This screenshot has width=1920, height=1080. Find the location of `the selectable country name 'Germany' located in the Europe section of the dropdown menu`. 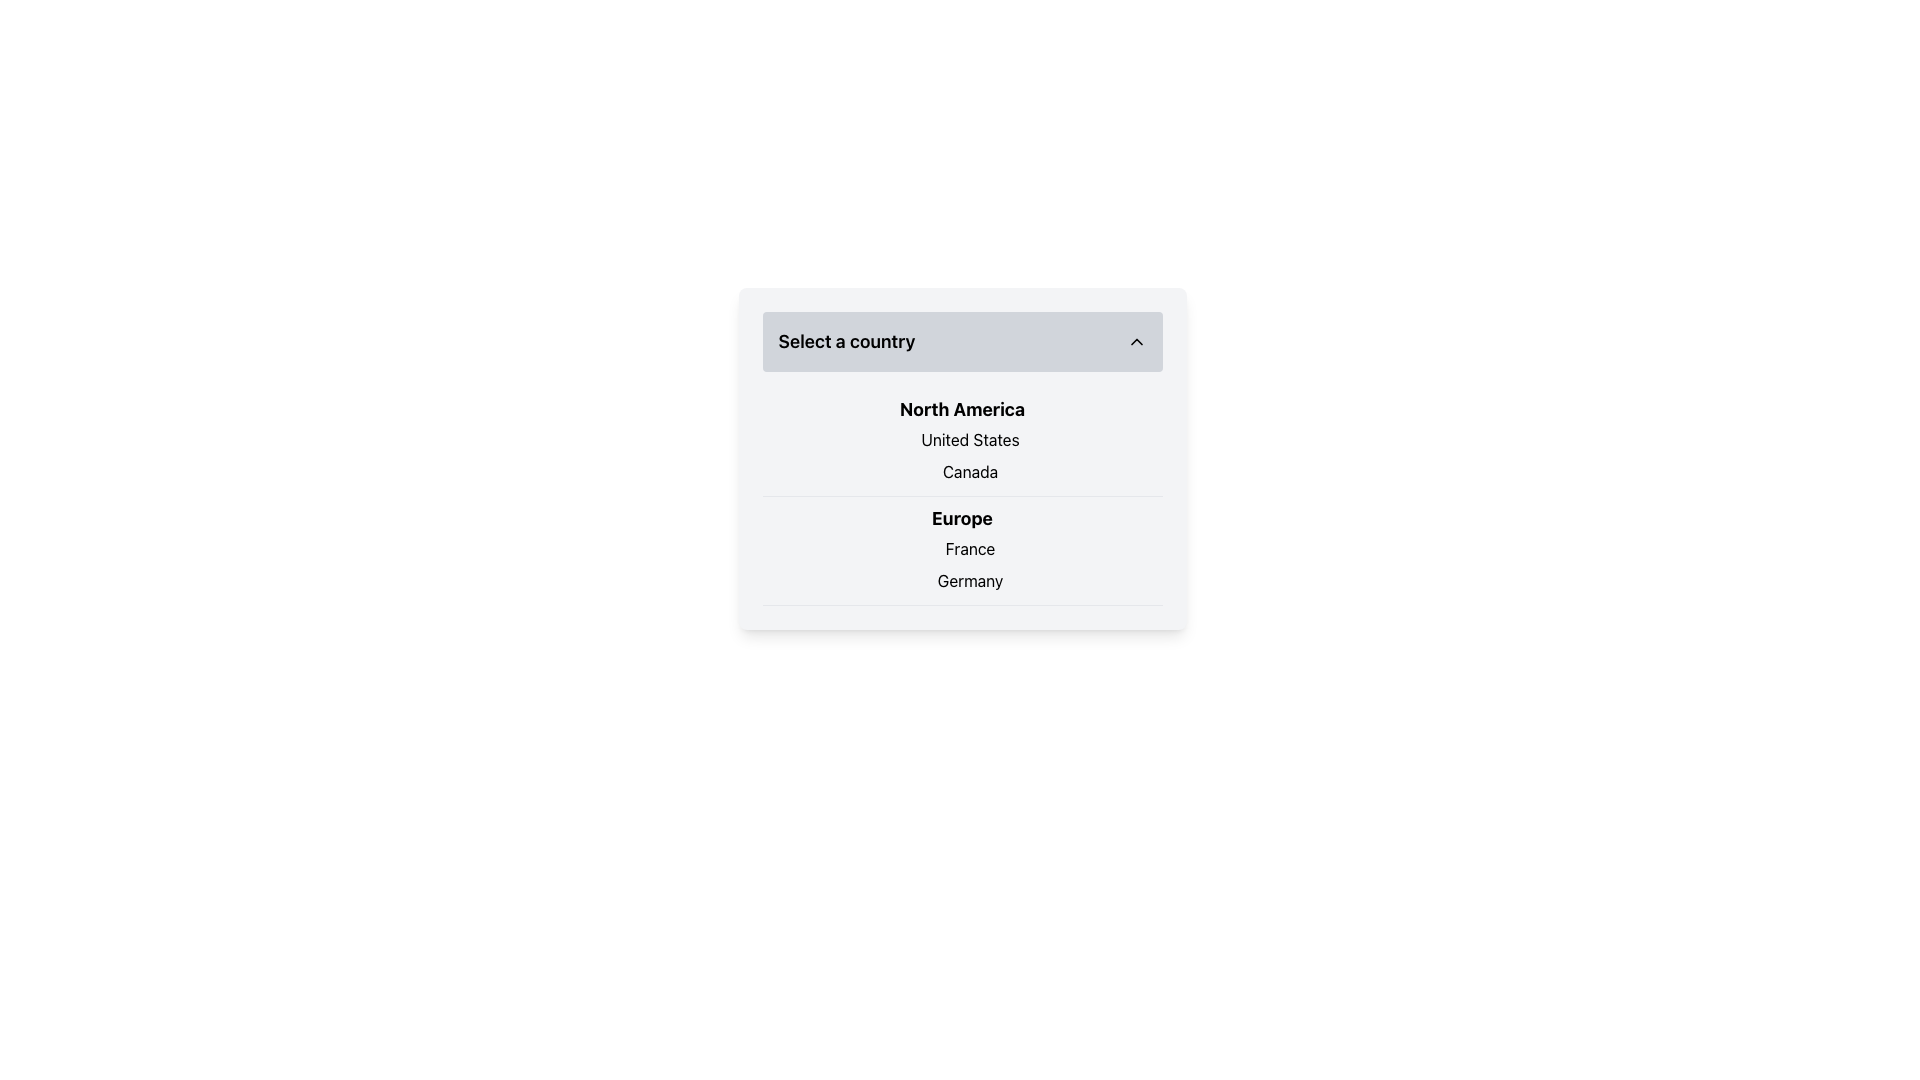

the selectable country name 'Germany' located in the Europe section of the dropdown menu is located at coordinates (962, 581).